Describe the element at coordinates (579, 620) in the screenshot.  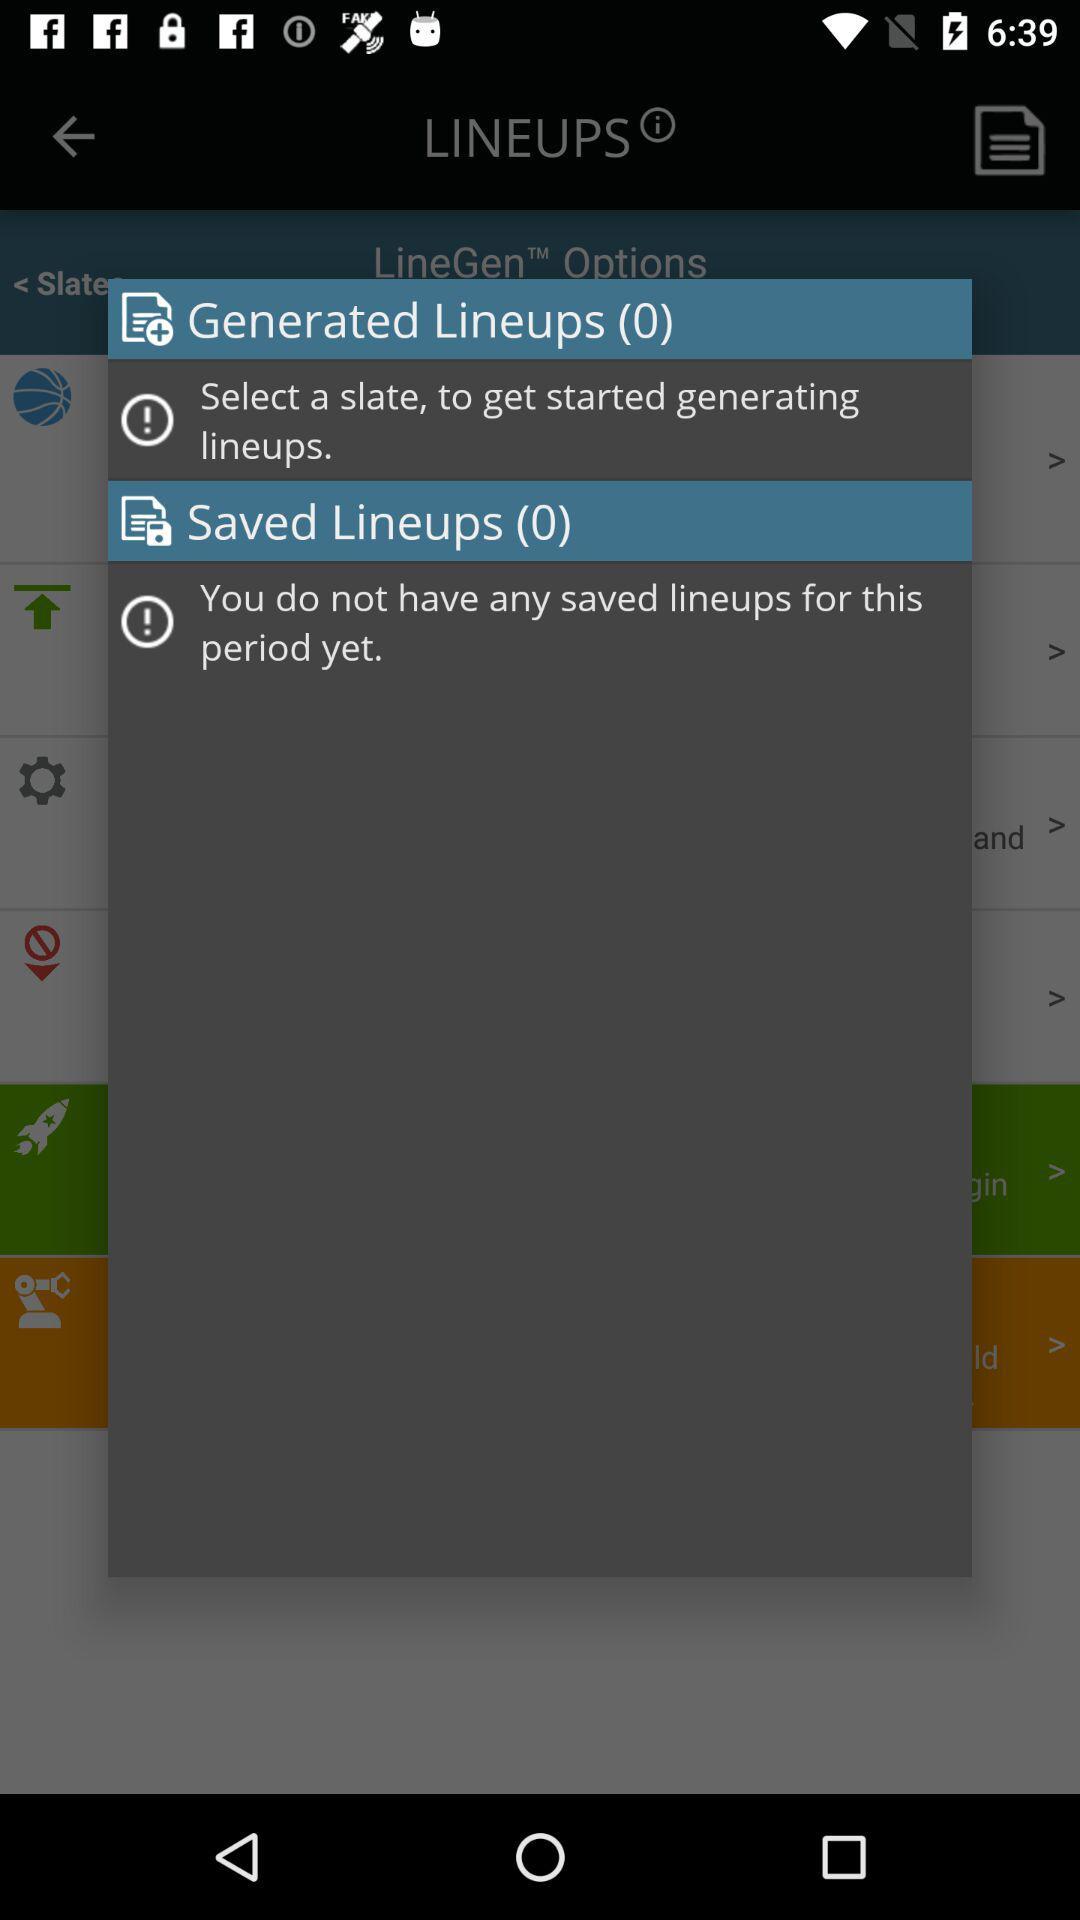
I see `the you do not item` at that location.